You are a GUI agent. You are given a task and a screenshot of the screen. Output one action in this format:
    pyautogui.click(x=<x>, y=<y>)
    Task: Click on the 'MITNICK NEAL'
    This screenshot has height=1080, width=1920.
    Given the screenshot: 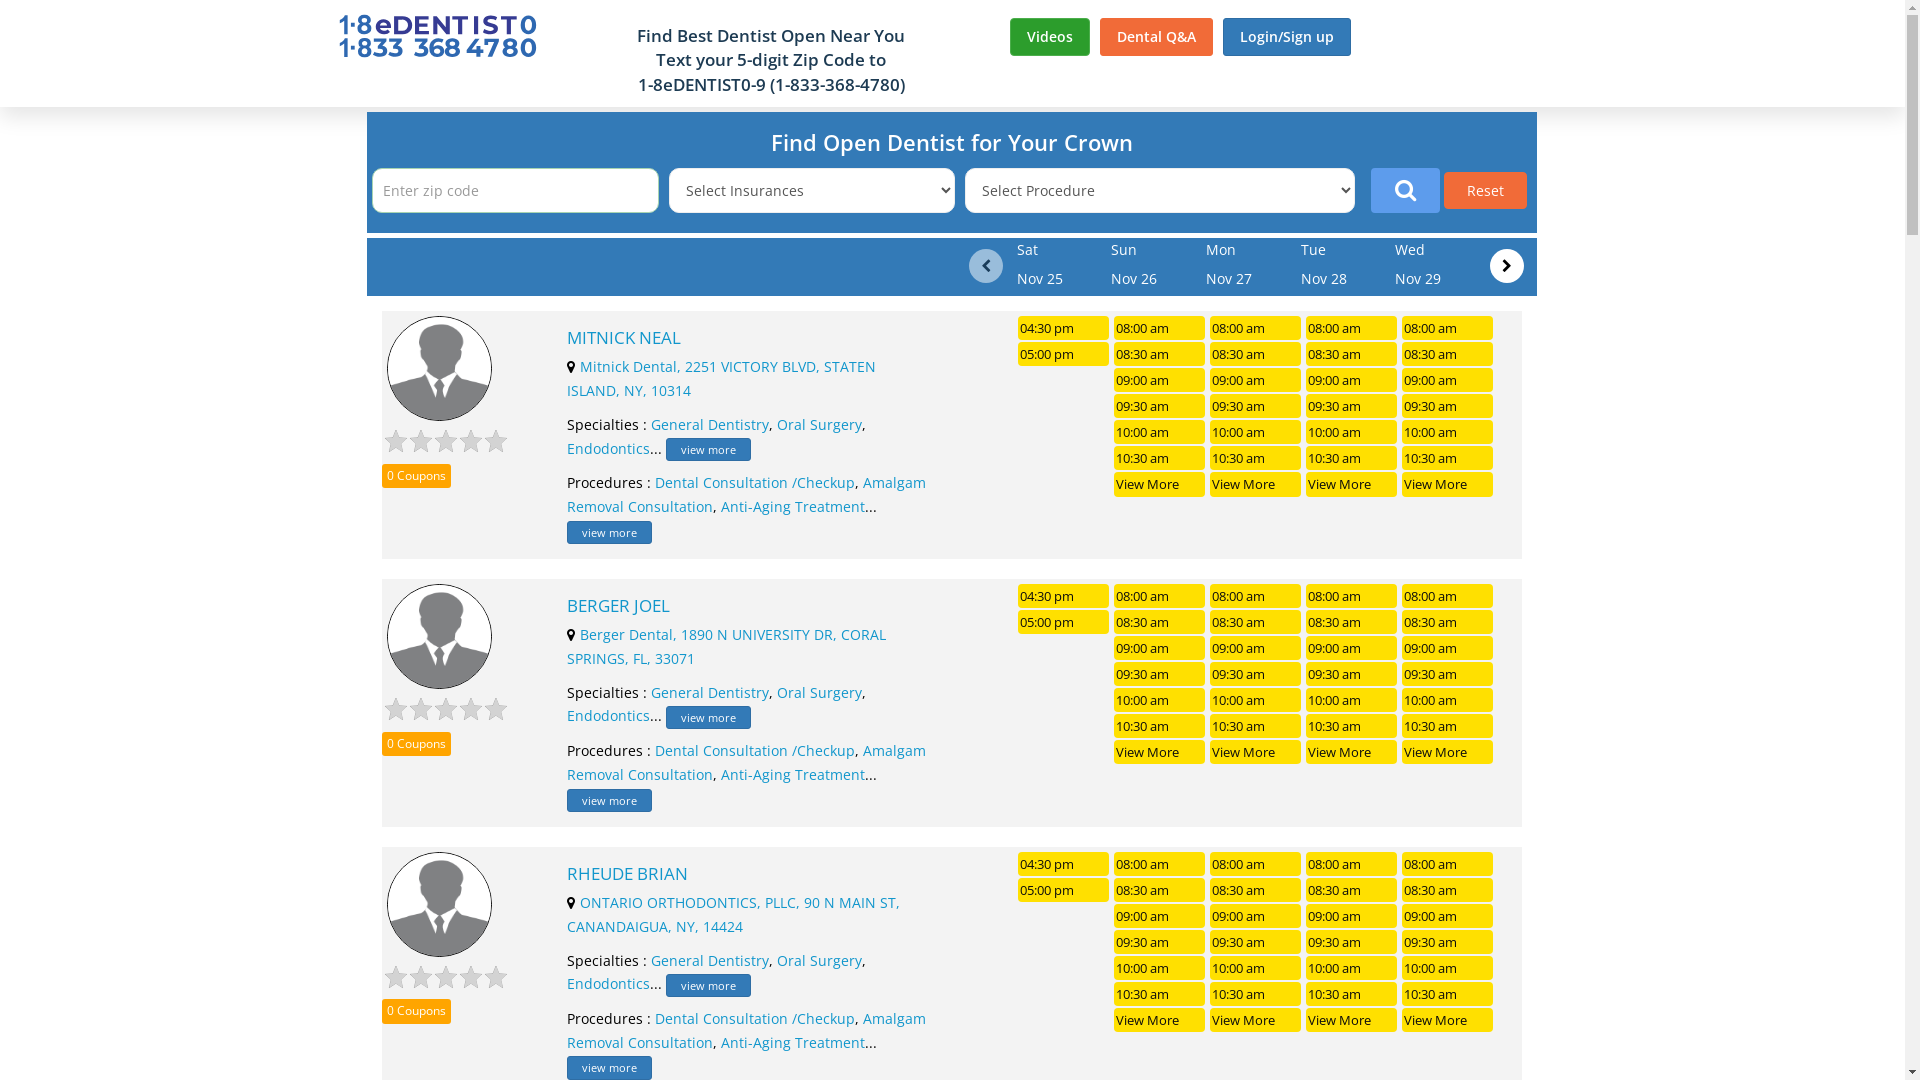 What is the action you would take?
    pyautogui.click(x=565, y=337)
    